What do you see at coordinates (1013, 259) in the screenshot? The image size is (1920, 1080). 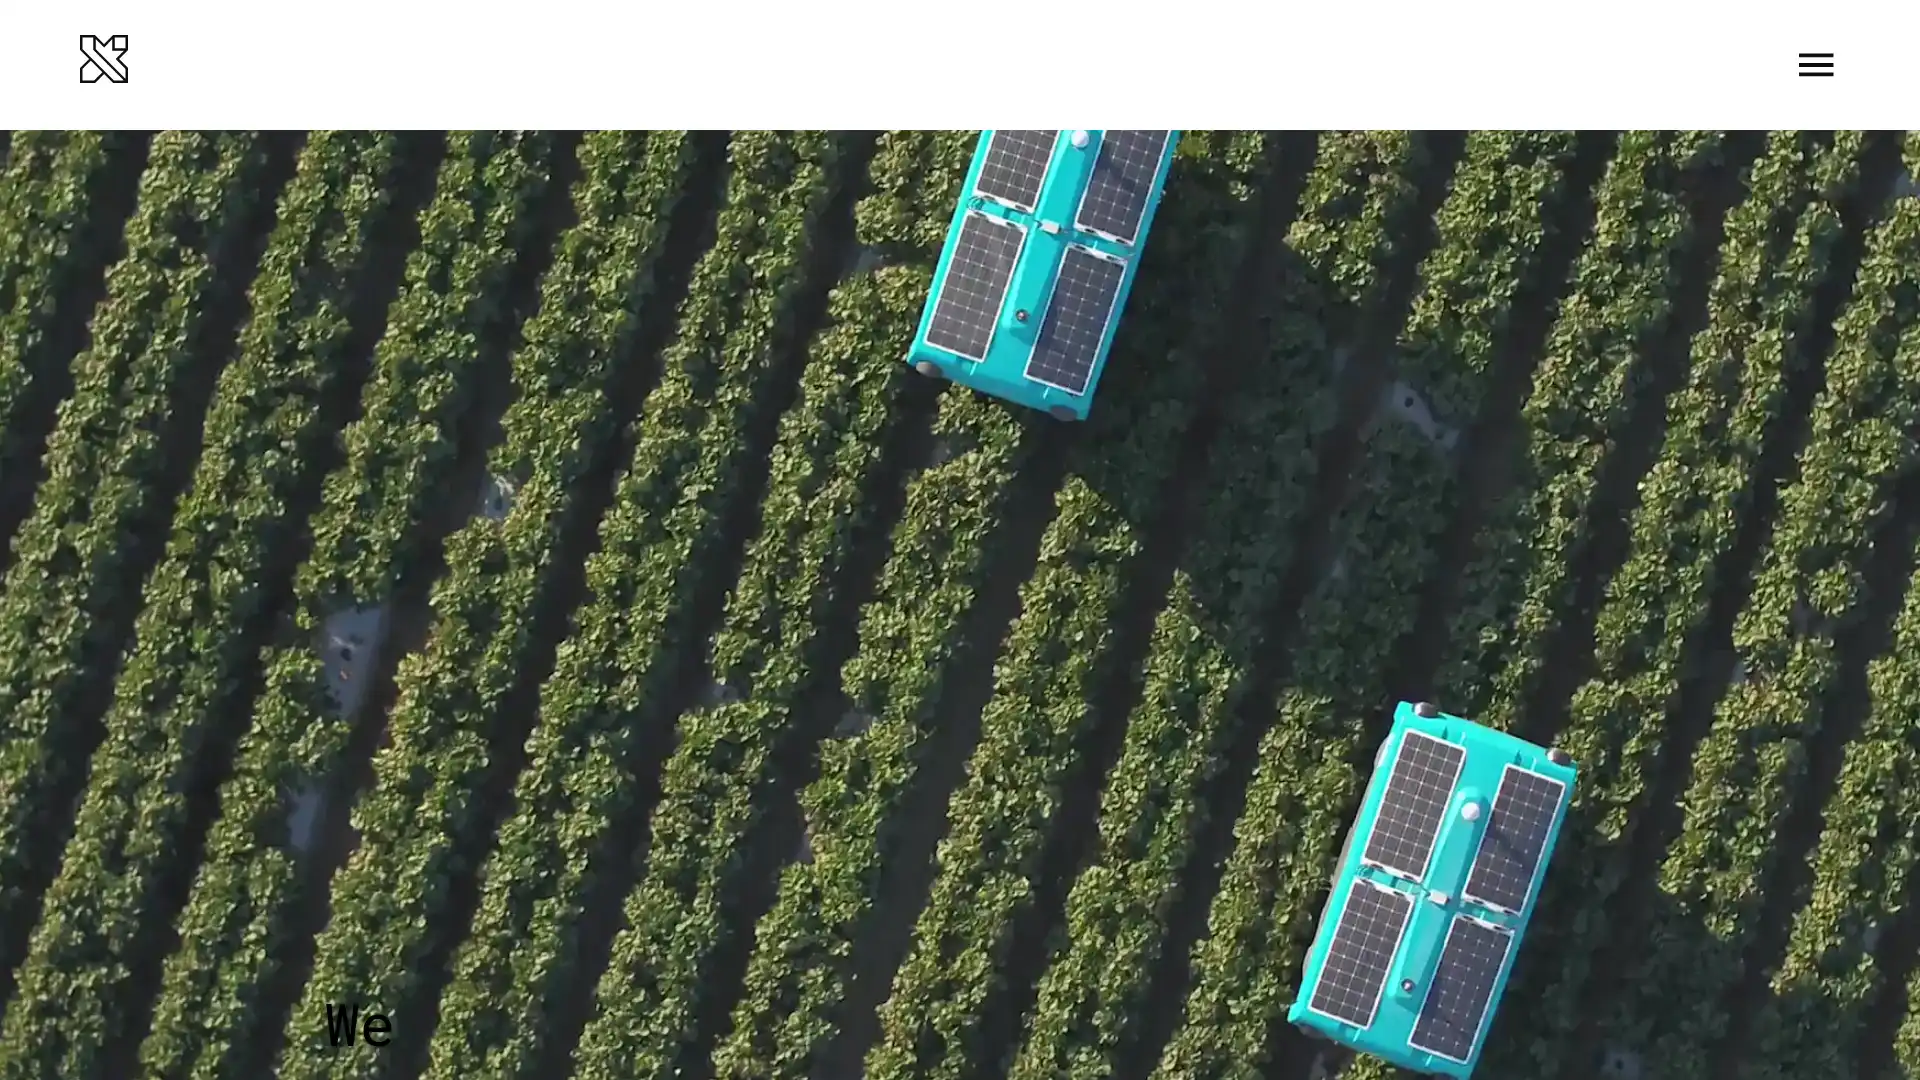 I see `Seeing underwater In 2020, X launches Tidal, a new project combining machine learning and an underwater camera system to help understand and protect our oceans ecosystems. They start with a small corner of the problem: partnering with fish farmers to help them run and grow their operations more sustainably.` at bounding box center [1013, 259].